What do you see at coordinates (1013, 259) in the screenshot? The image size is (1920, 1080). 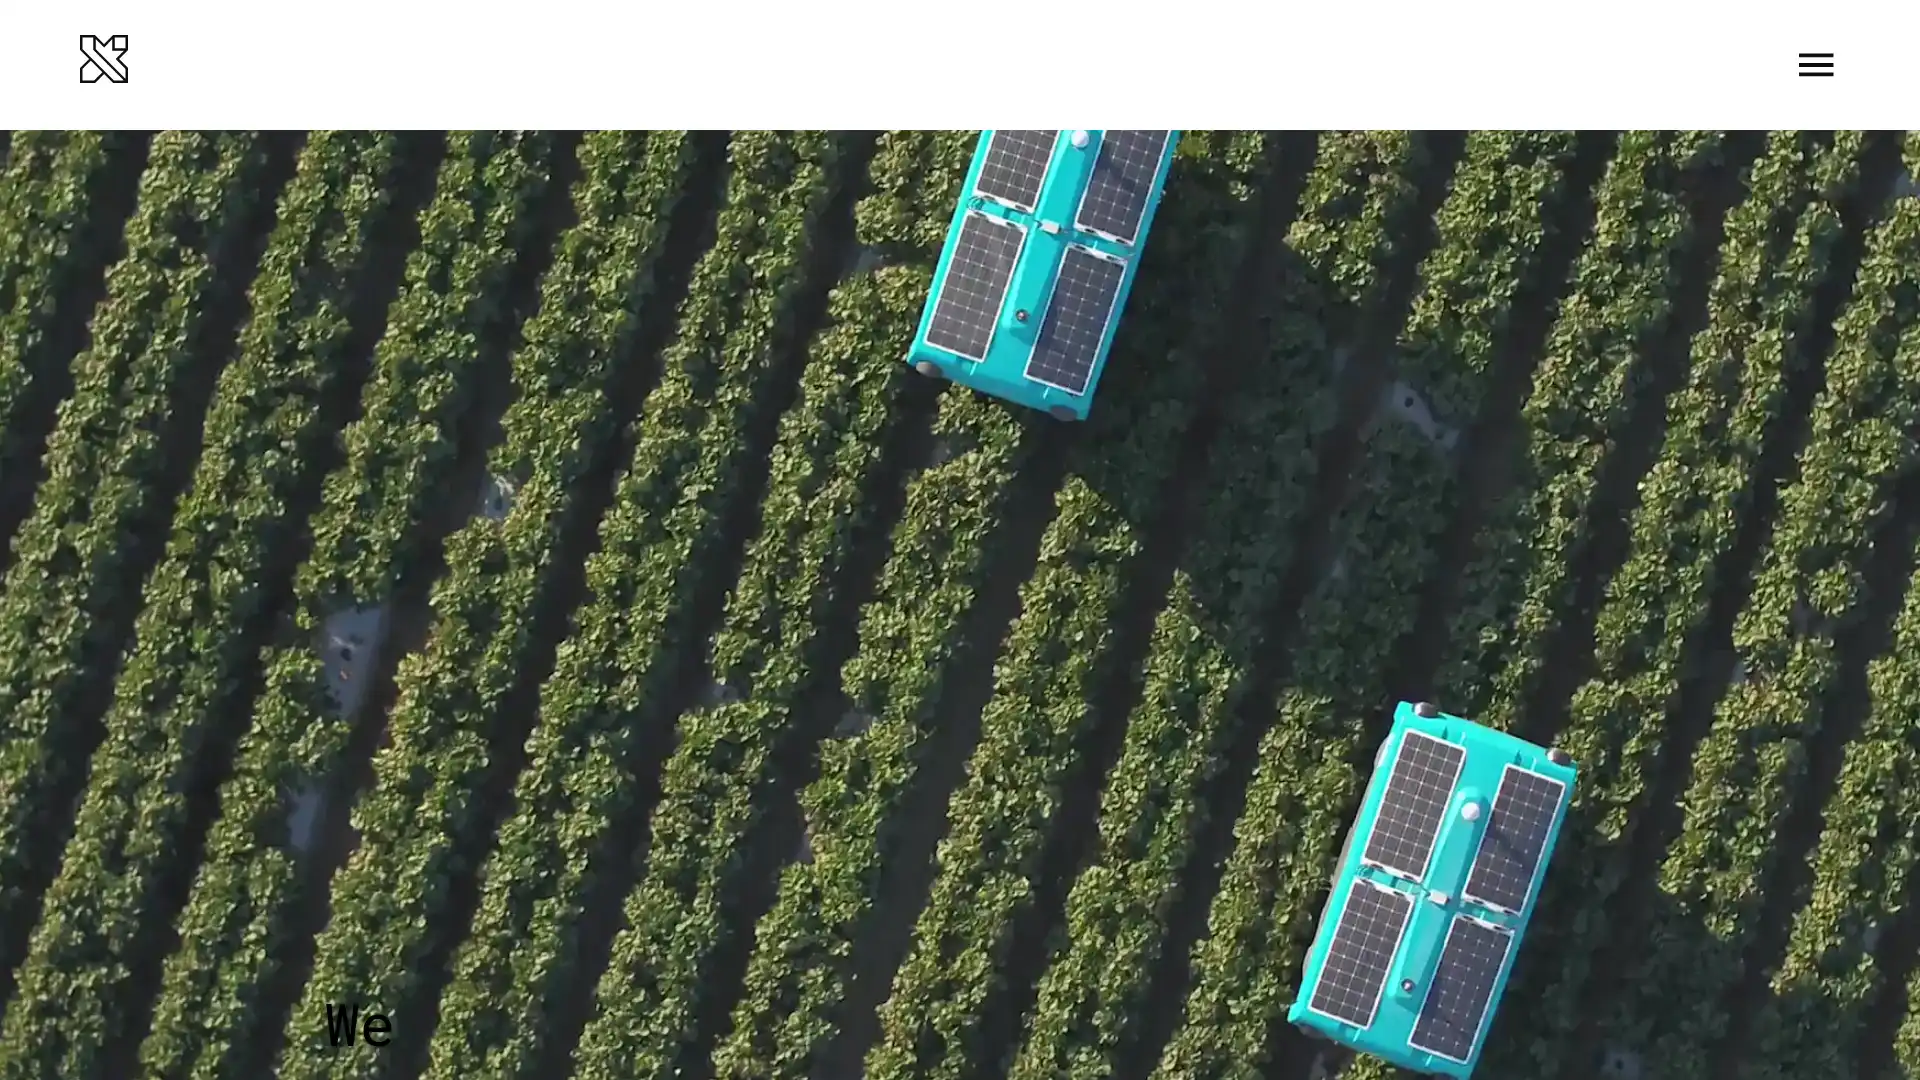 I see `Seeing underwater In 2020, X launches Tidal, a new project combining machine learning and an underwater camera system to help understand and protect our oceans ecosystems. They start with a small corner of the problem: partnering with fish farmers to help them run and grow their operations more sustainably.` at bounding box center [1013, 259].